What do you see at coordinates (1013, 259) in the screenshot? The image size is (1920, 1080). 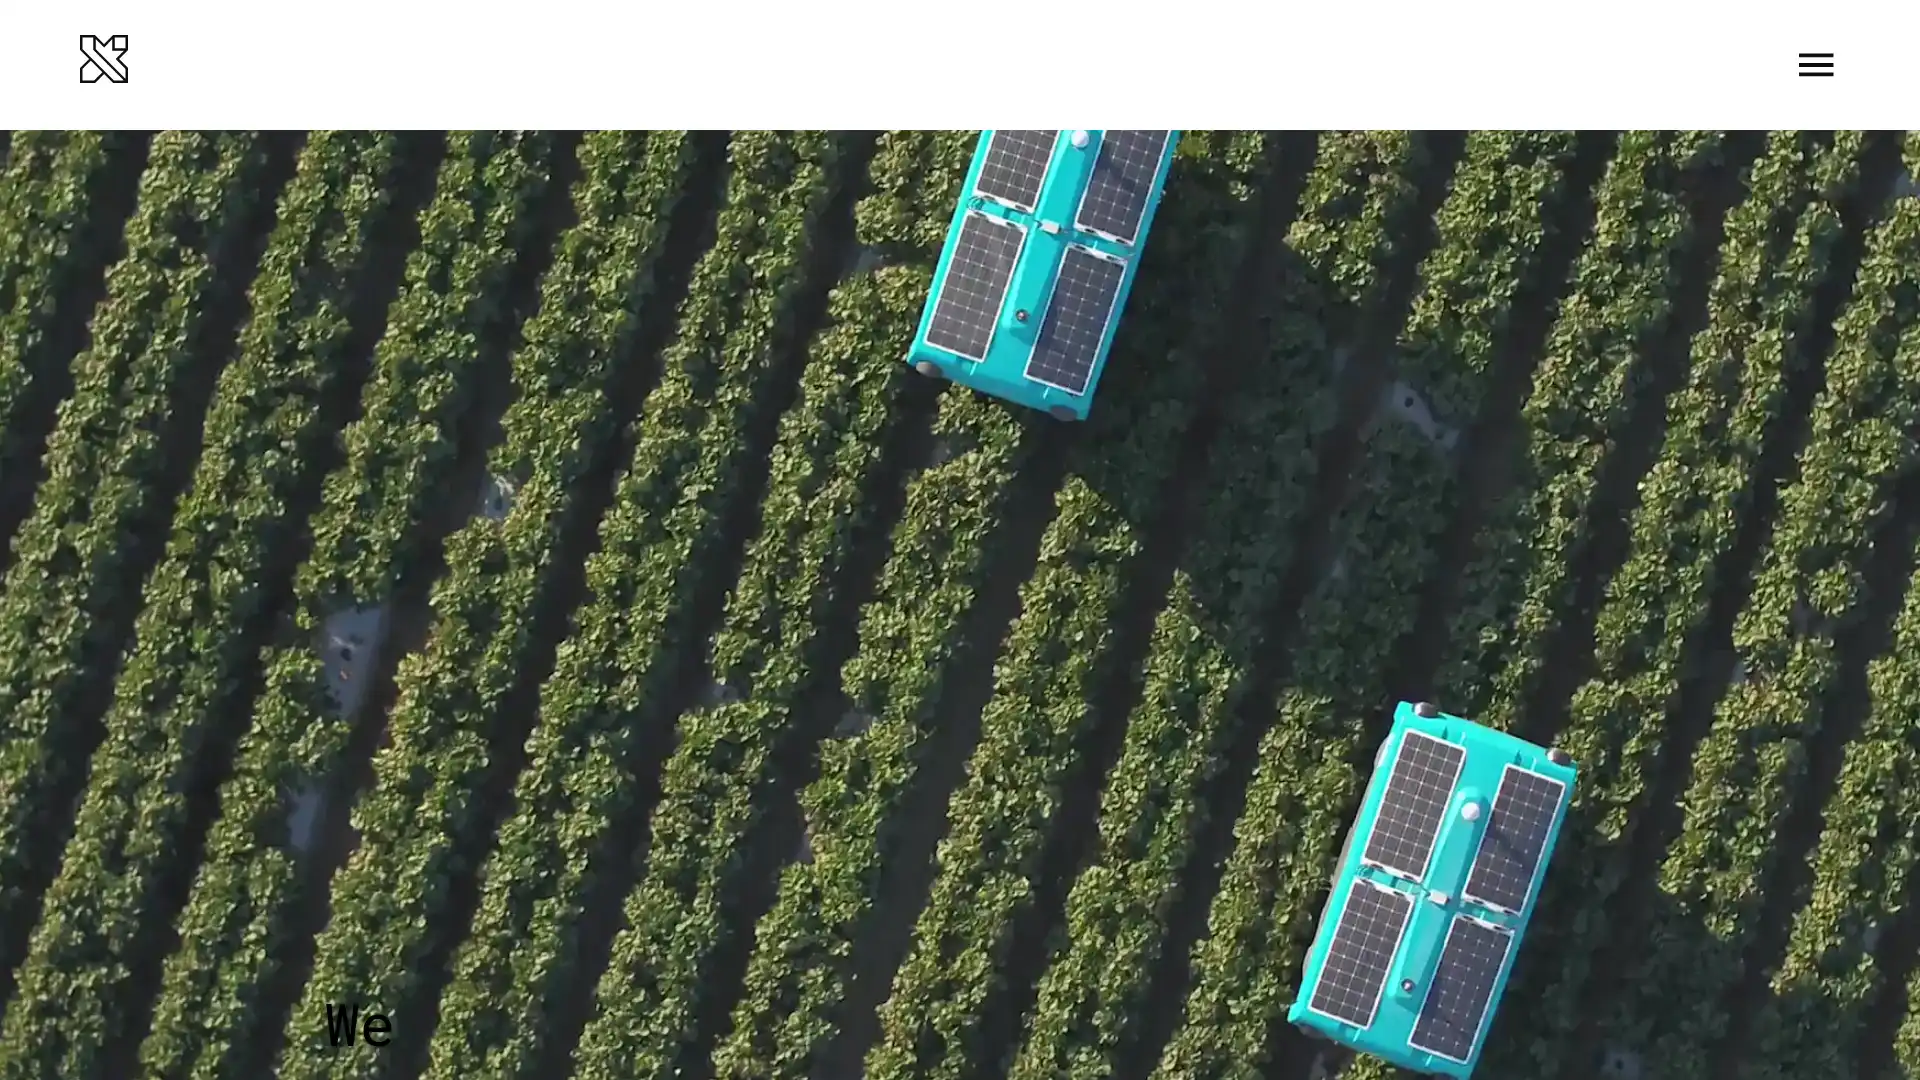 I see `Seeing underwater In 2020, X launches Tidal, a new project combining machine learning and an underwater camera system to help understand and protect our oceans ecosystems. They start with a small corner of the problem: partnering with fish farmers to help them run and grow their operations more sustainably.` at bounding box center [1013, 259].